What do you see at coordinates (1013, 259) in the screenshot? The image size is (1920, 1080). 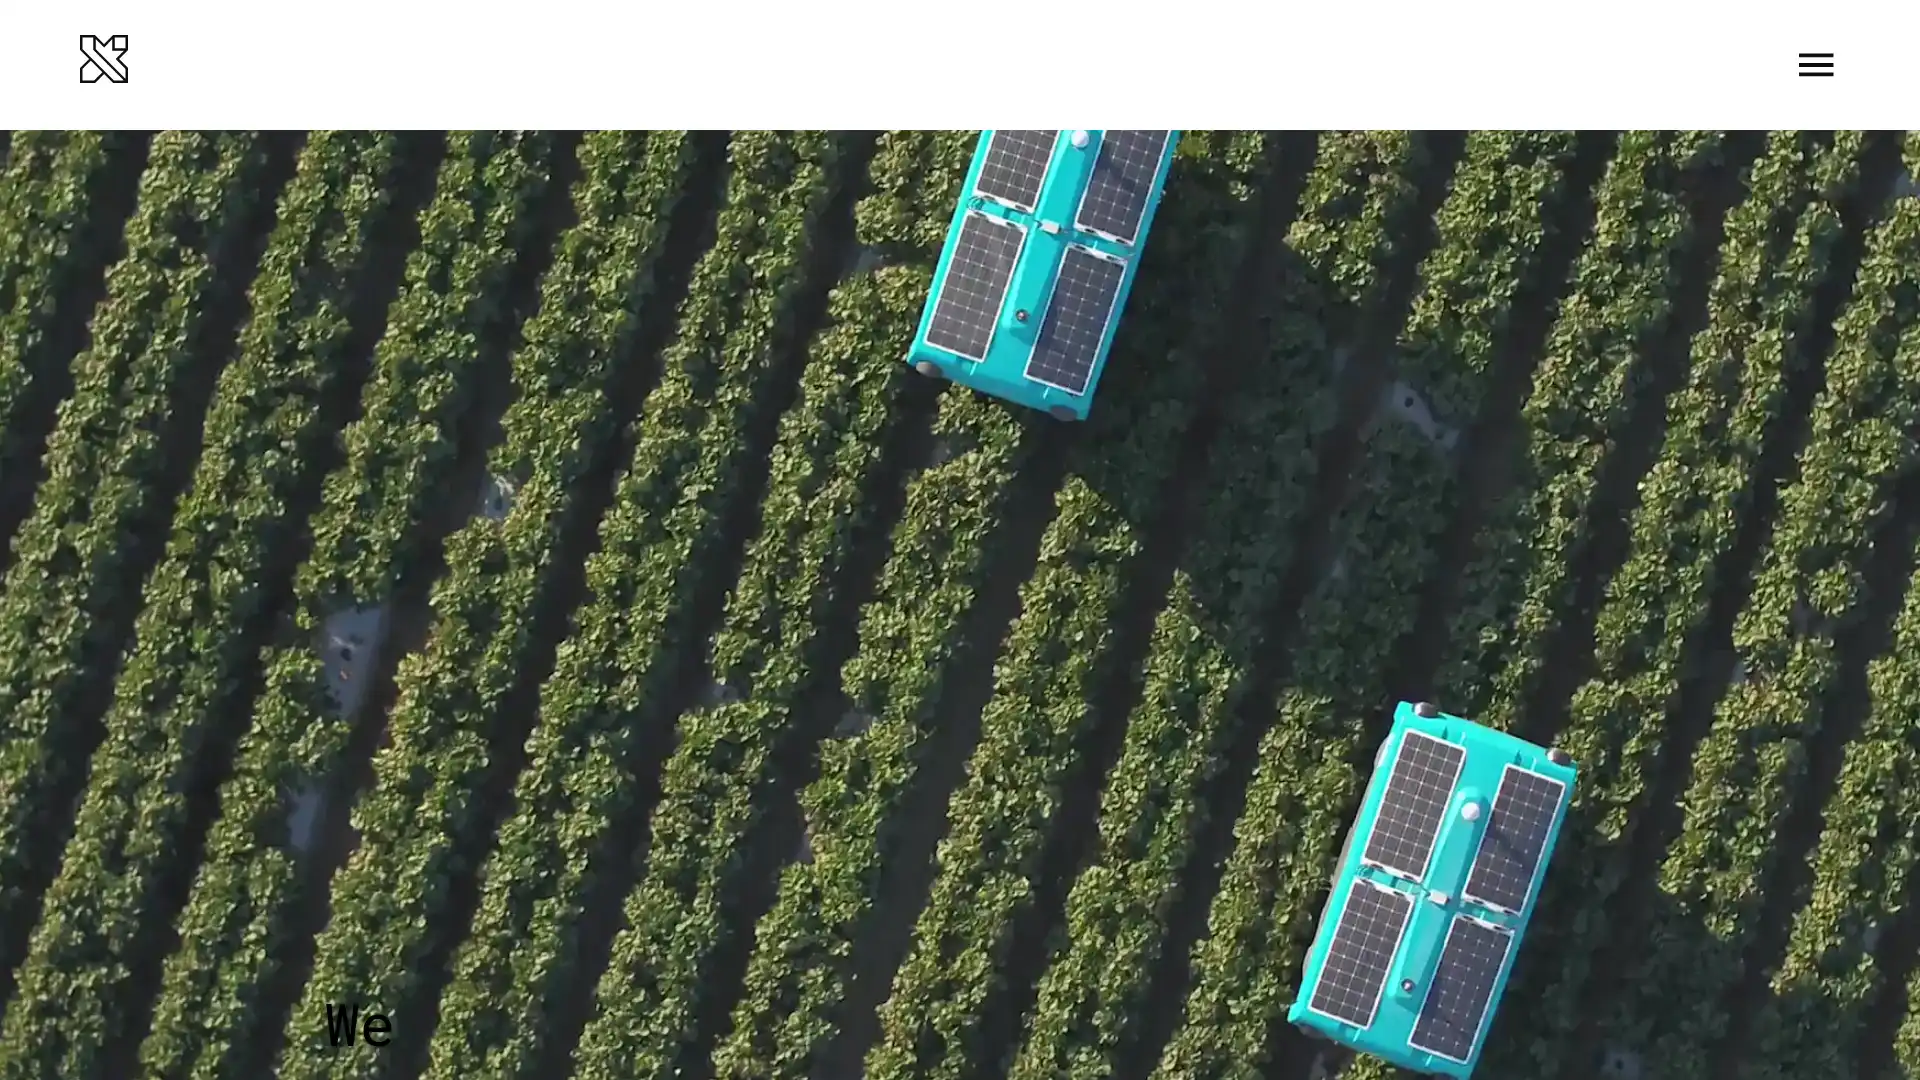 I see `Seeing underwater In 2020, X launches Tidal, a new project combining machine learning and an underwater camera system to help understand and protect our oceans ecosystems. They start with a small corner of the problem: partnering with fish farmers to help them run and grow their operations more sustainably.` at bounding box center [1013, 259].